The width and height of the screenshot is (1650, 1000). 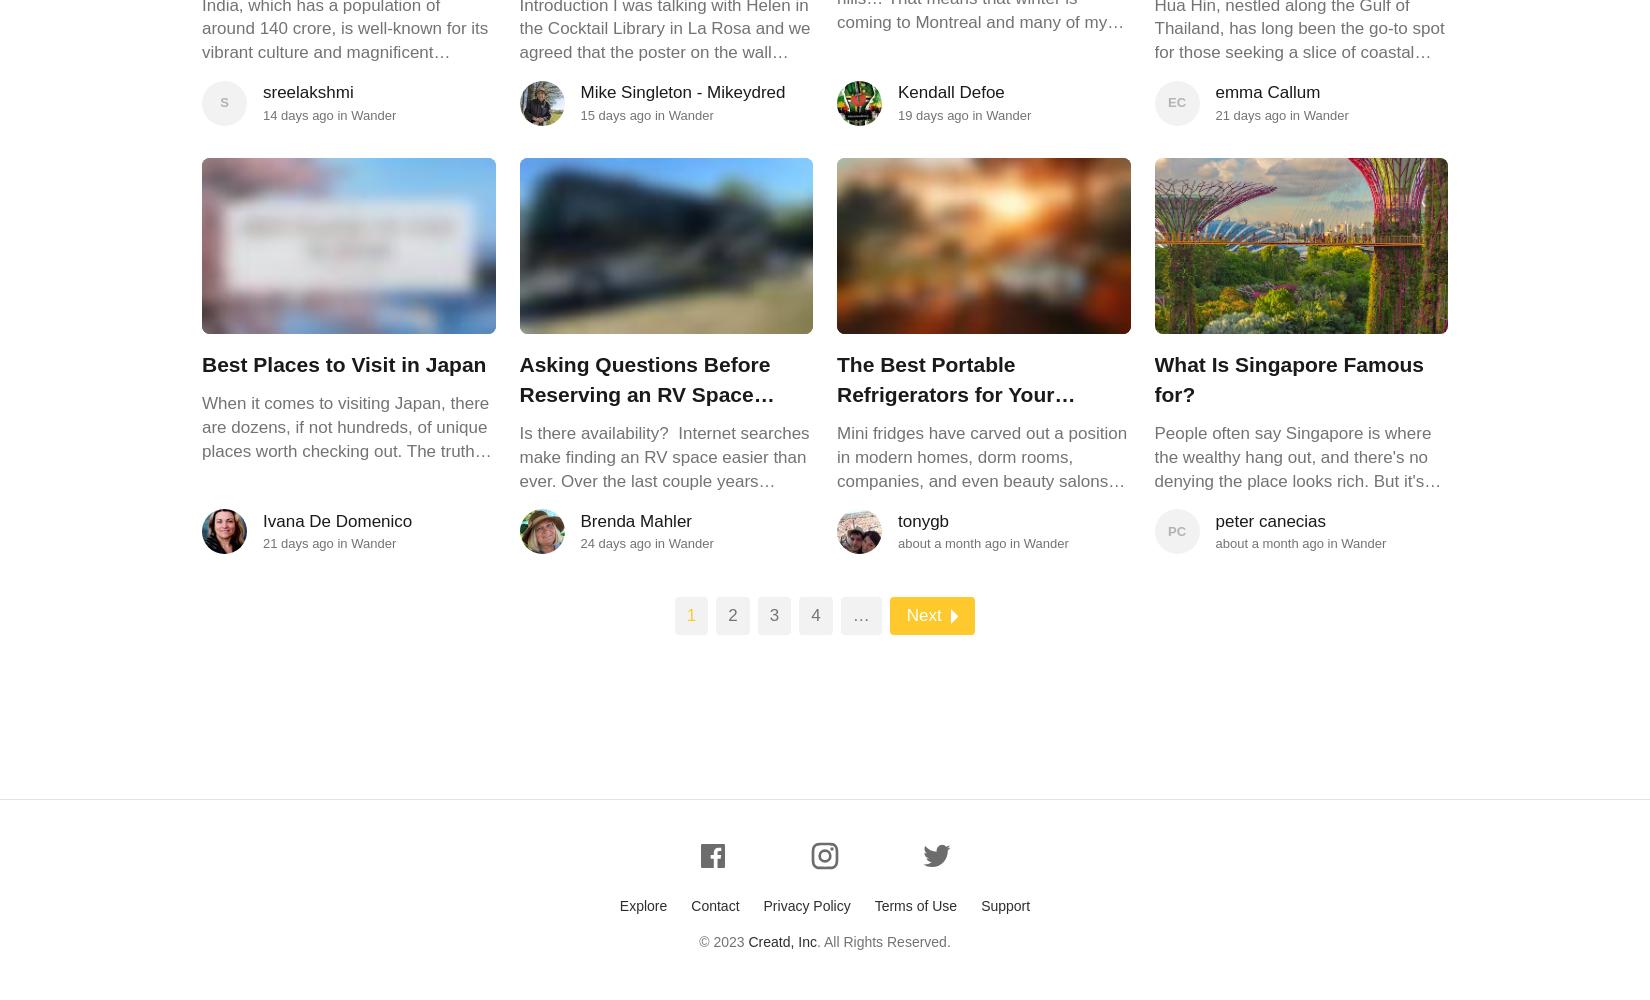 What do you see at coordinates (773, 614) in the screenshot?
I see `'3'` at bounding box center [773, 614].